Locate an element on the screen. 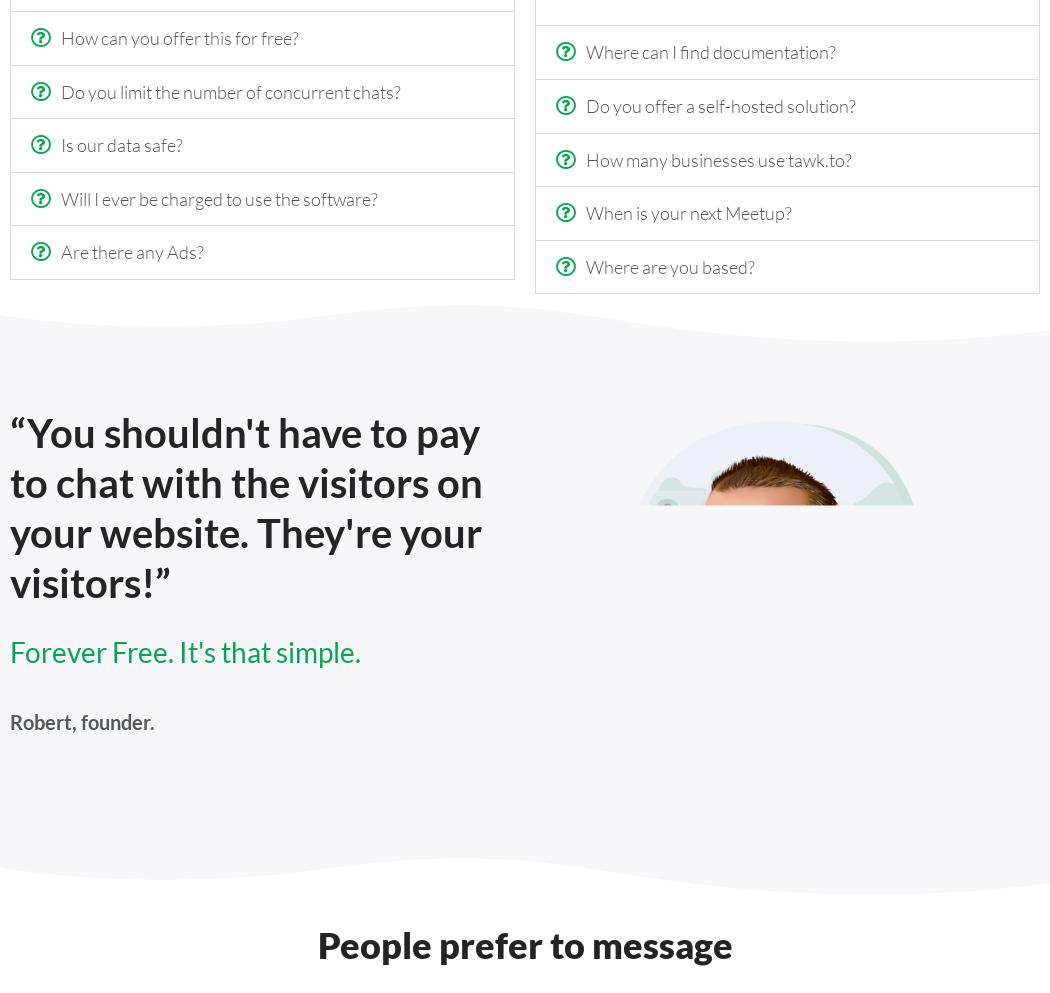  'Are there any Ads?' is located at coordinates (60, 251).